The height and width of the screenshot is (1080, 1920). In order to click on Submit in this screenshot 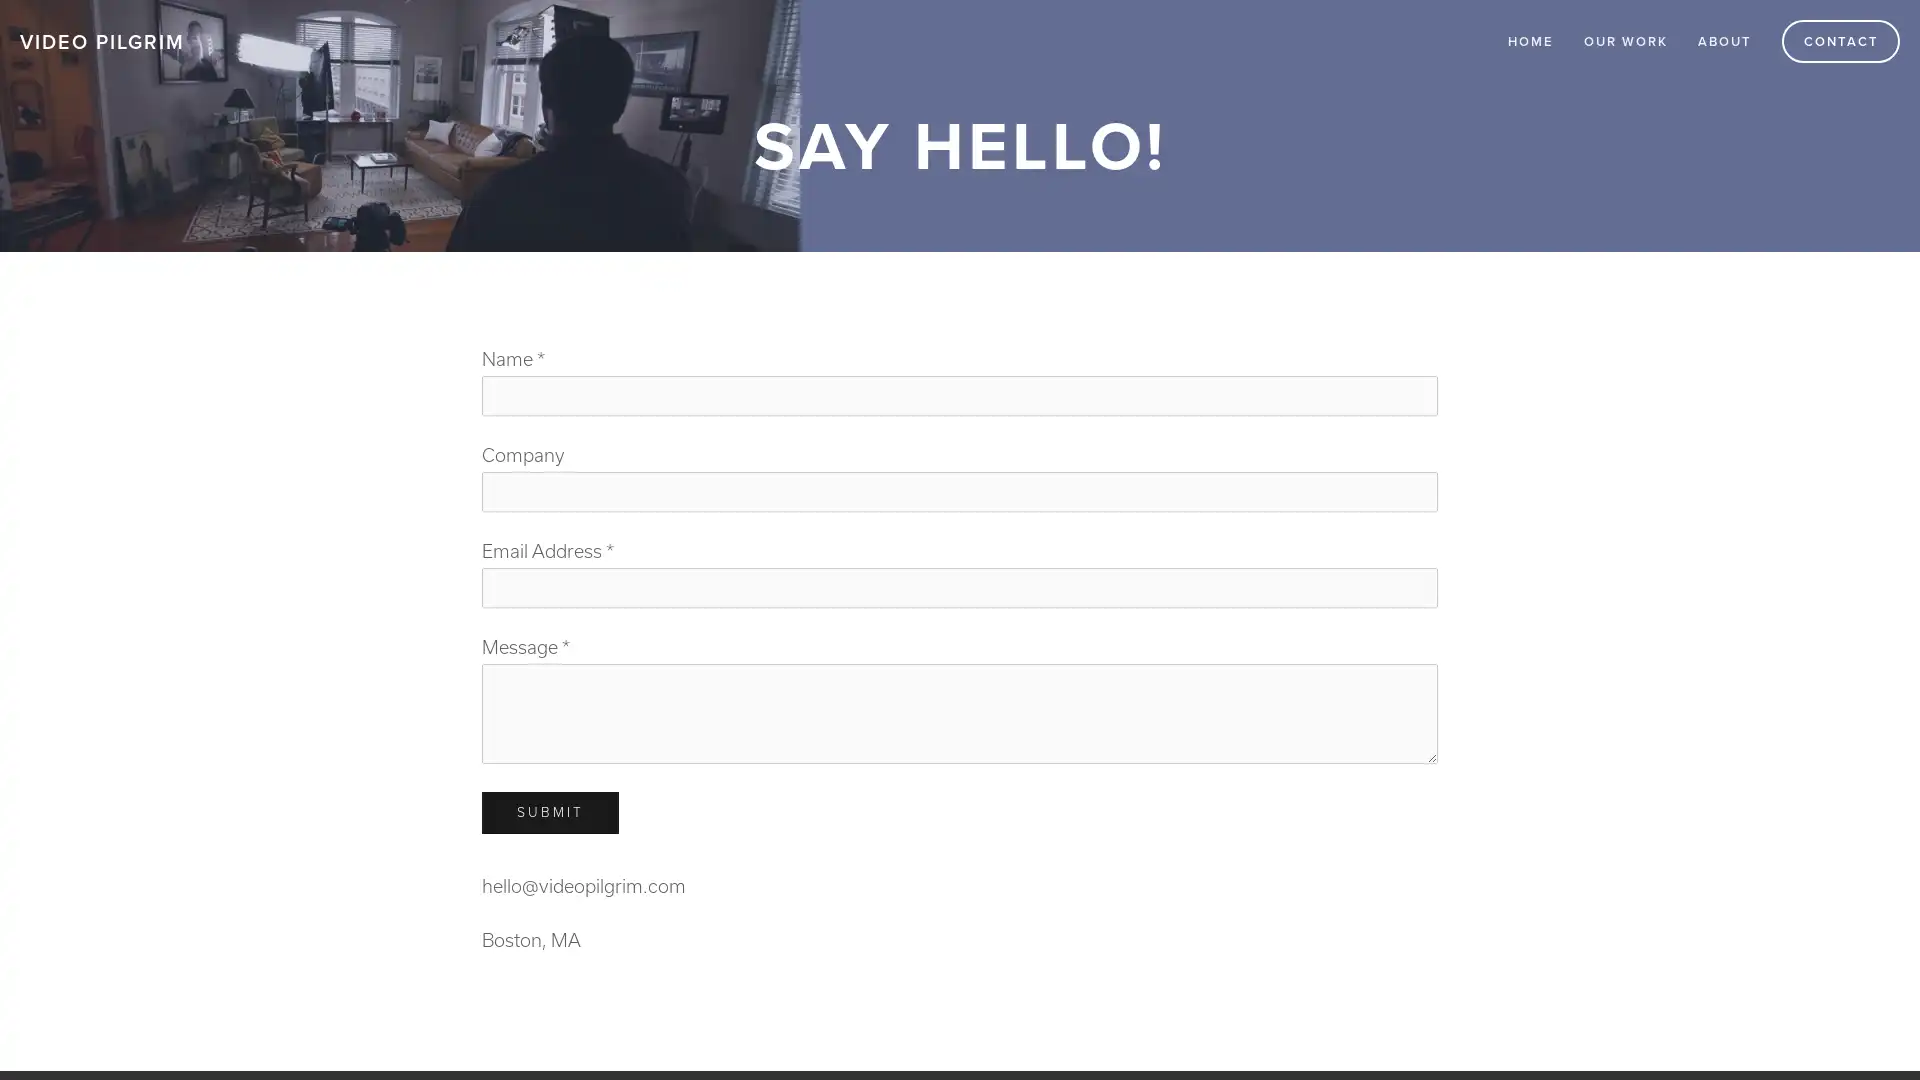, I will do `click(550, 813)`.